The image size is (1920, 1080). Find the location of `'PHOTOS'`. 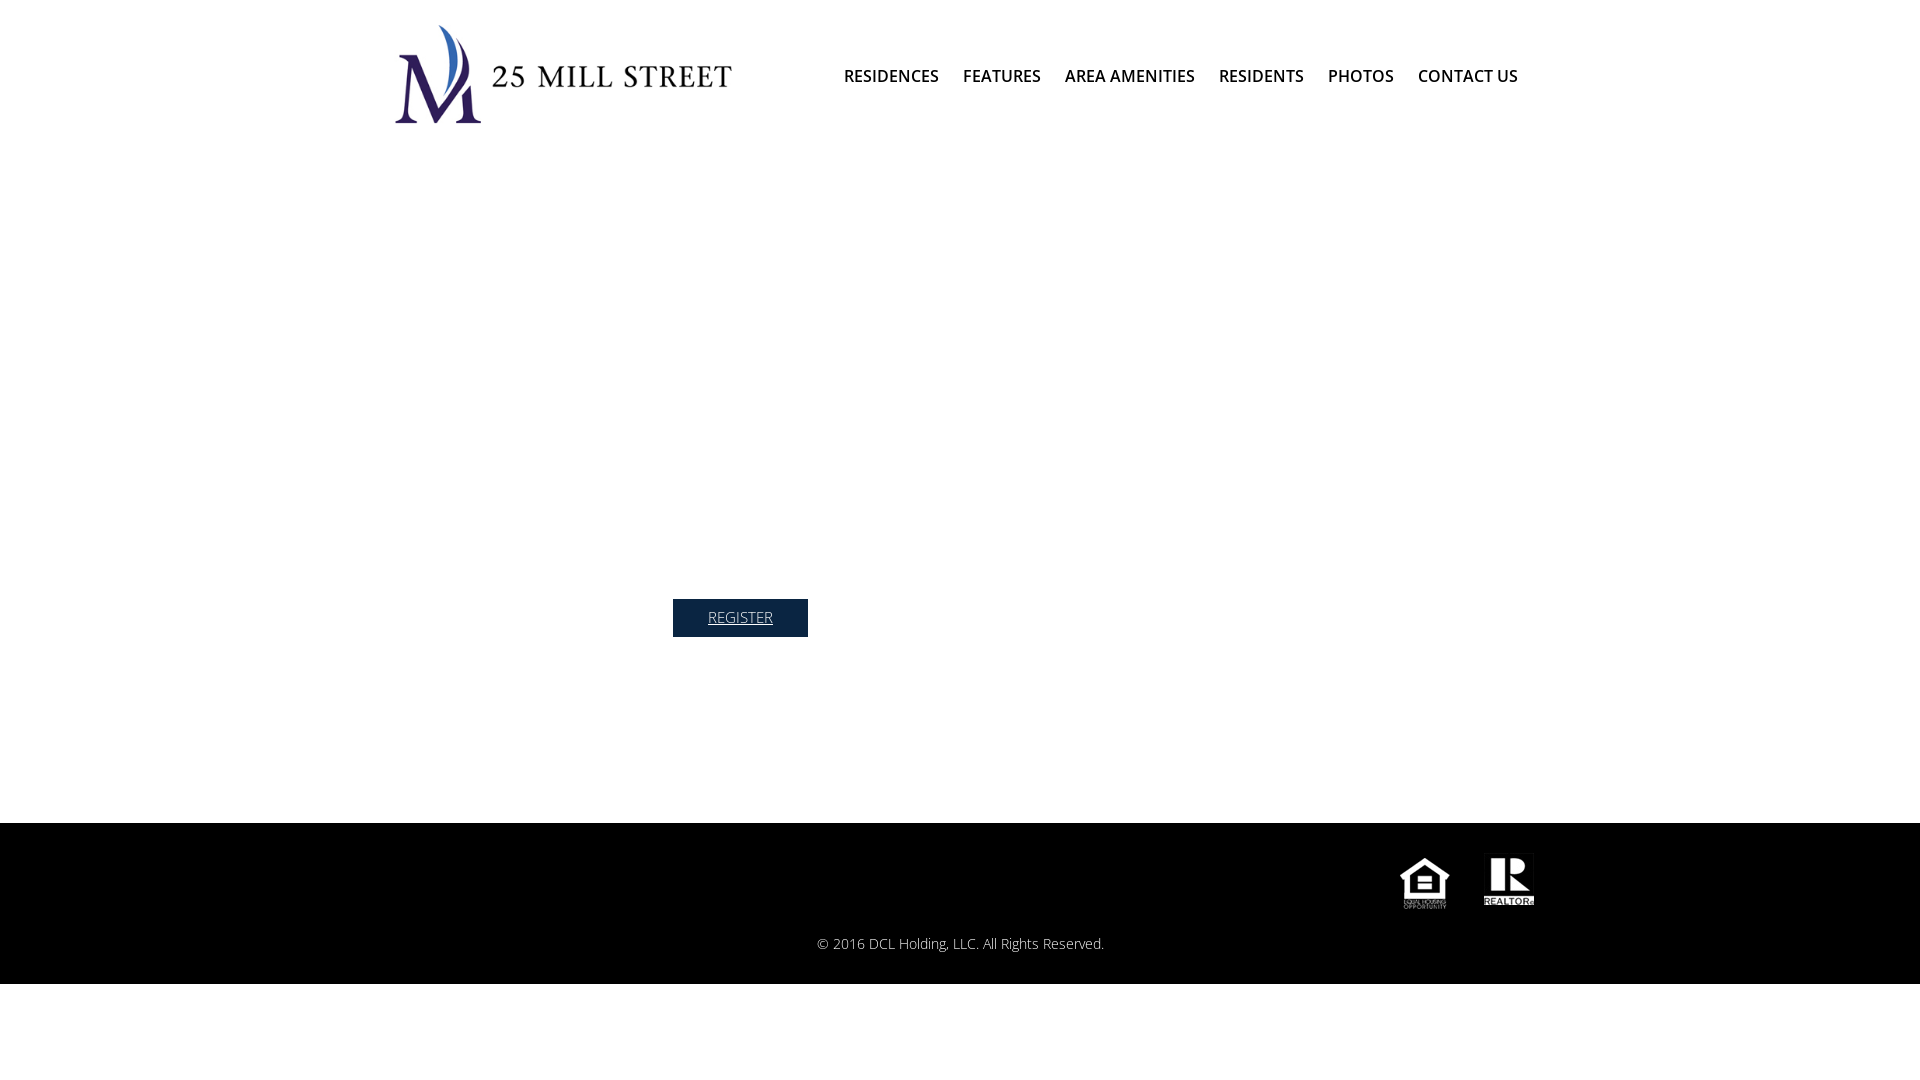

'PHOTOS' is located at coordinates (1360, 75).